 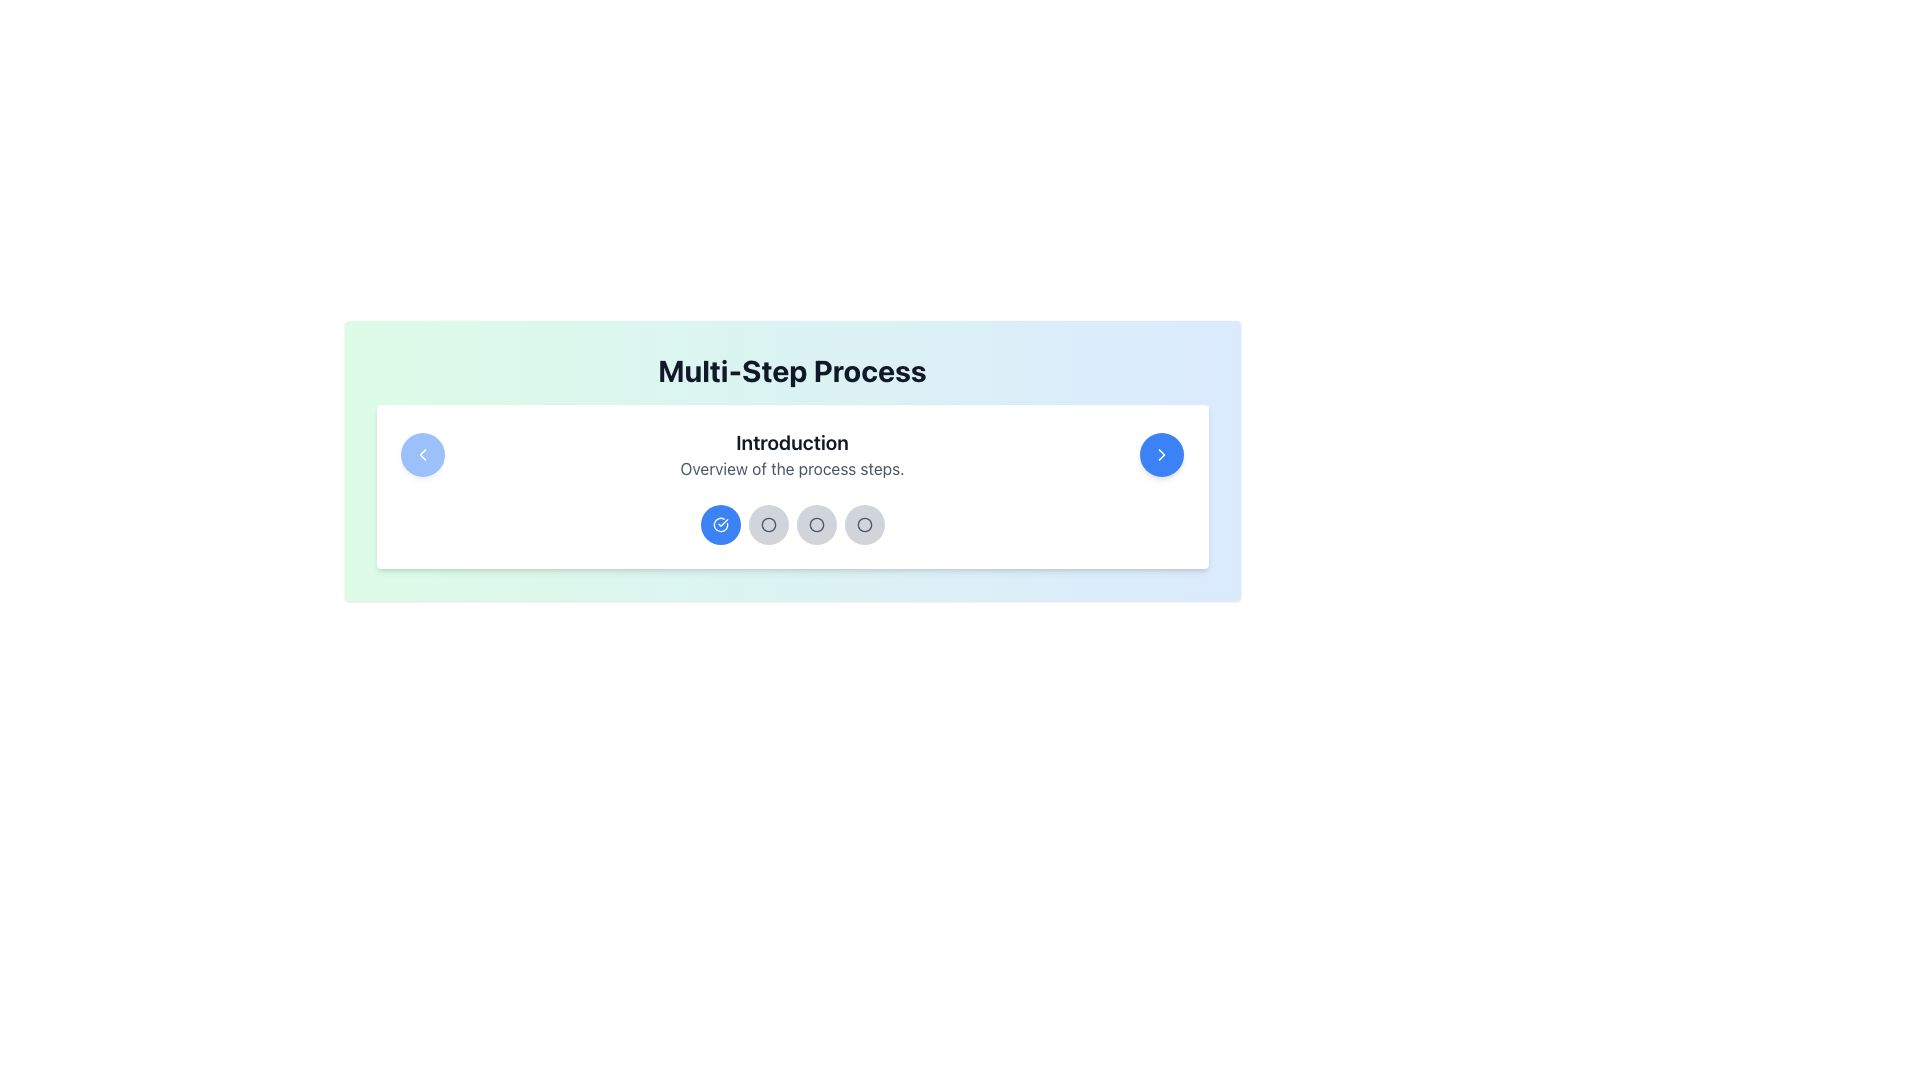 I want to click on the button located at the left end of the section containing the title 'Introduction', so click(x=421, y=455).